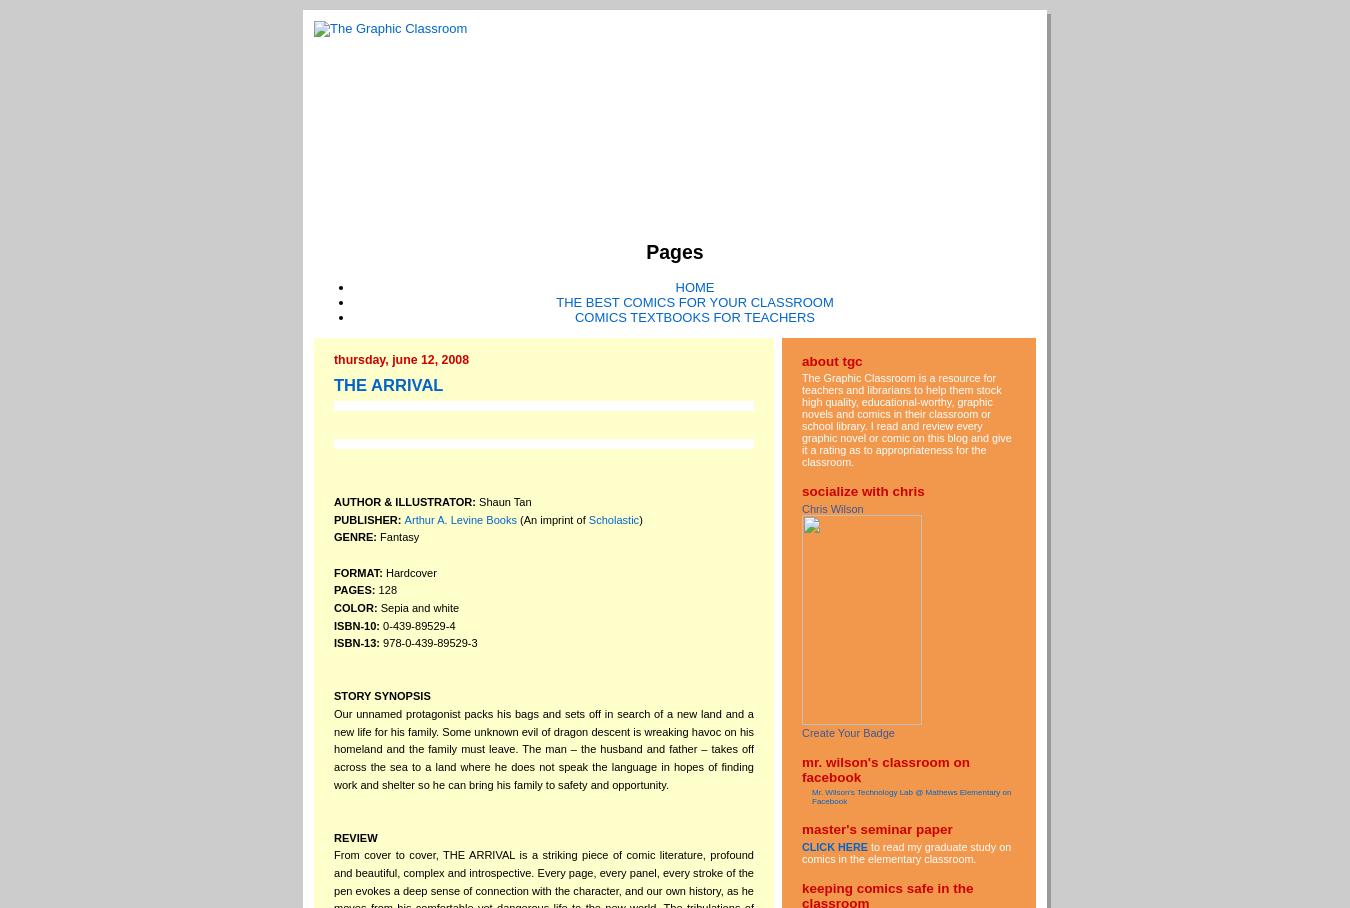  What do you see at coordinates (613, 519) in the screenshot?
I see `'Scholastic'` at bounding box center [613, 519].